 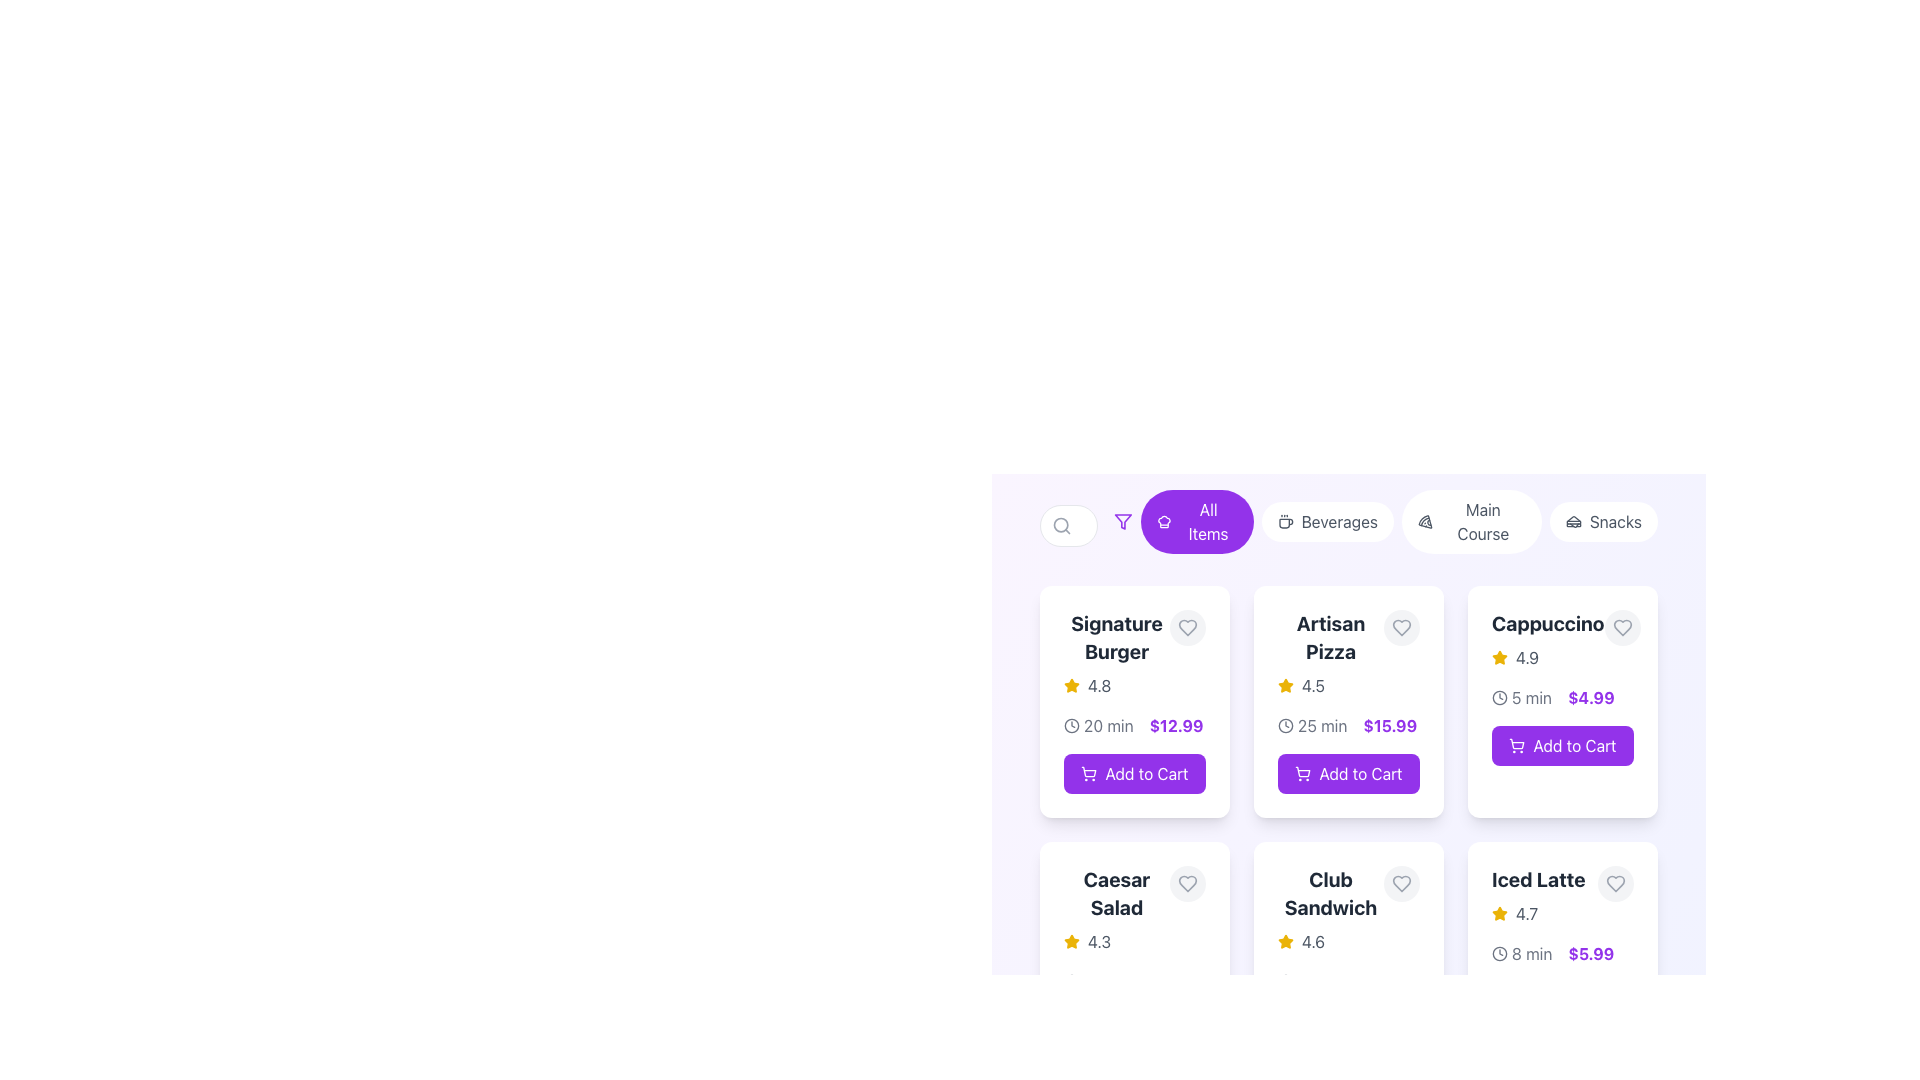 I want to click on the circular stroke icon representing a clock within the SVG component, which is the circular outline of the clock face, so click(x=1286, y=725).